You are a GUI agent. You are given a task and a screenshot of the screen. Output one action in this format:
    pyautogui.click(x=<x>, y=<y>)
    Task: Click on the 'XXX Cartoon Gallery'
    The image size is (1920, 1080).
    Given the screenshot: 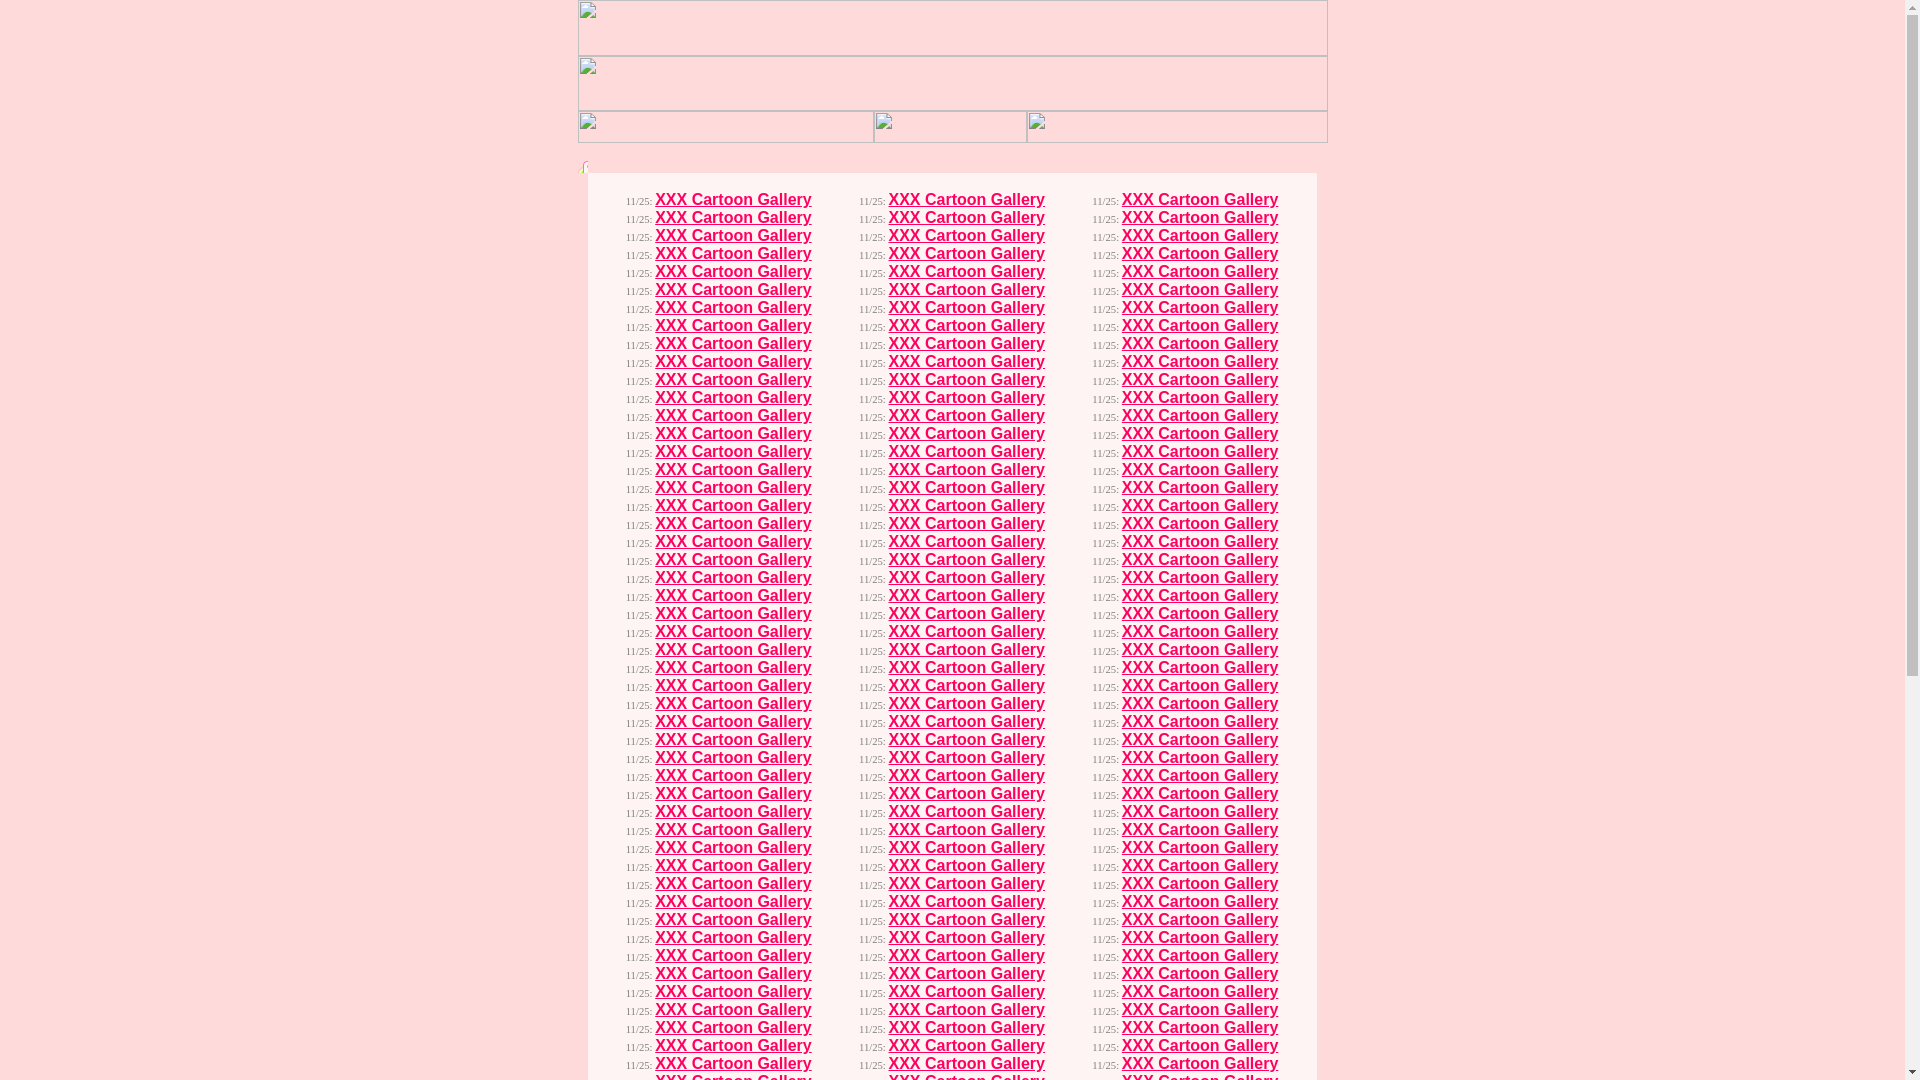 What is the action you would take?
    pyautogui.click(x=732, y=234)
    